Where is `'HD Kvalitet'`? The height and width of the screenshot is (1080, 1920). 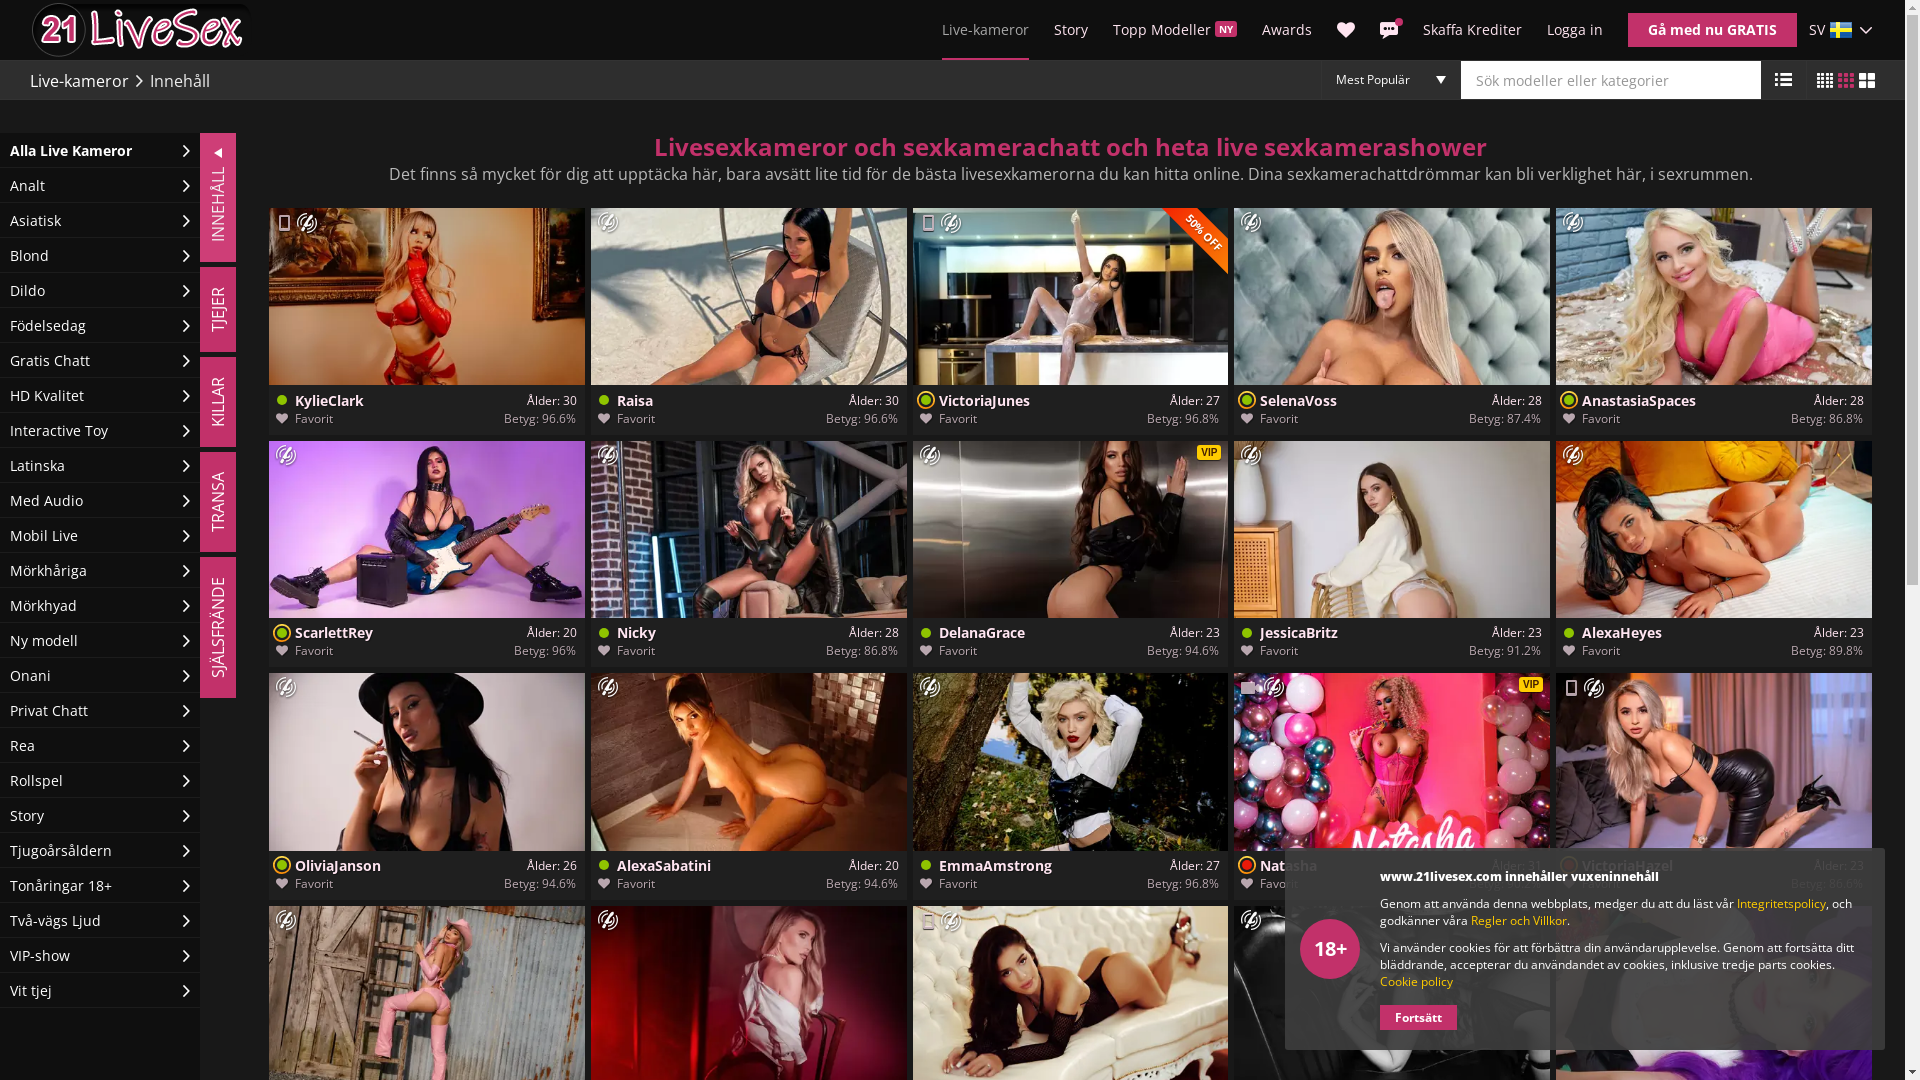 'HD Kvalitet' is located at coordinates (0, 395).